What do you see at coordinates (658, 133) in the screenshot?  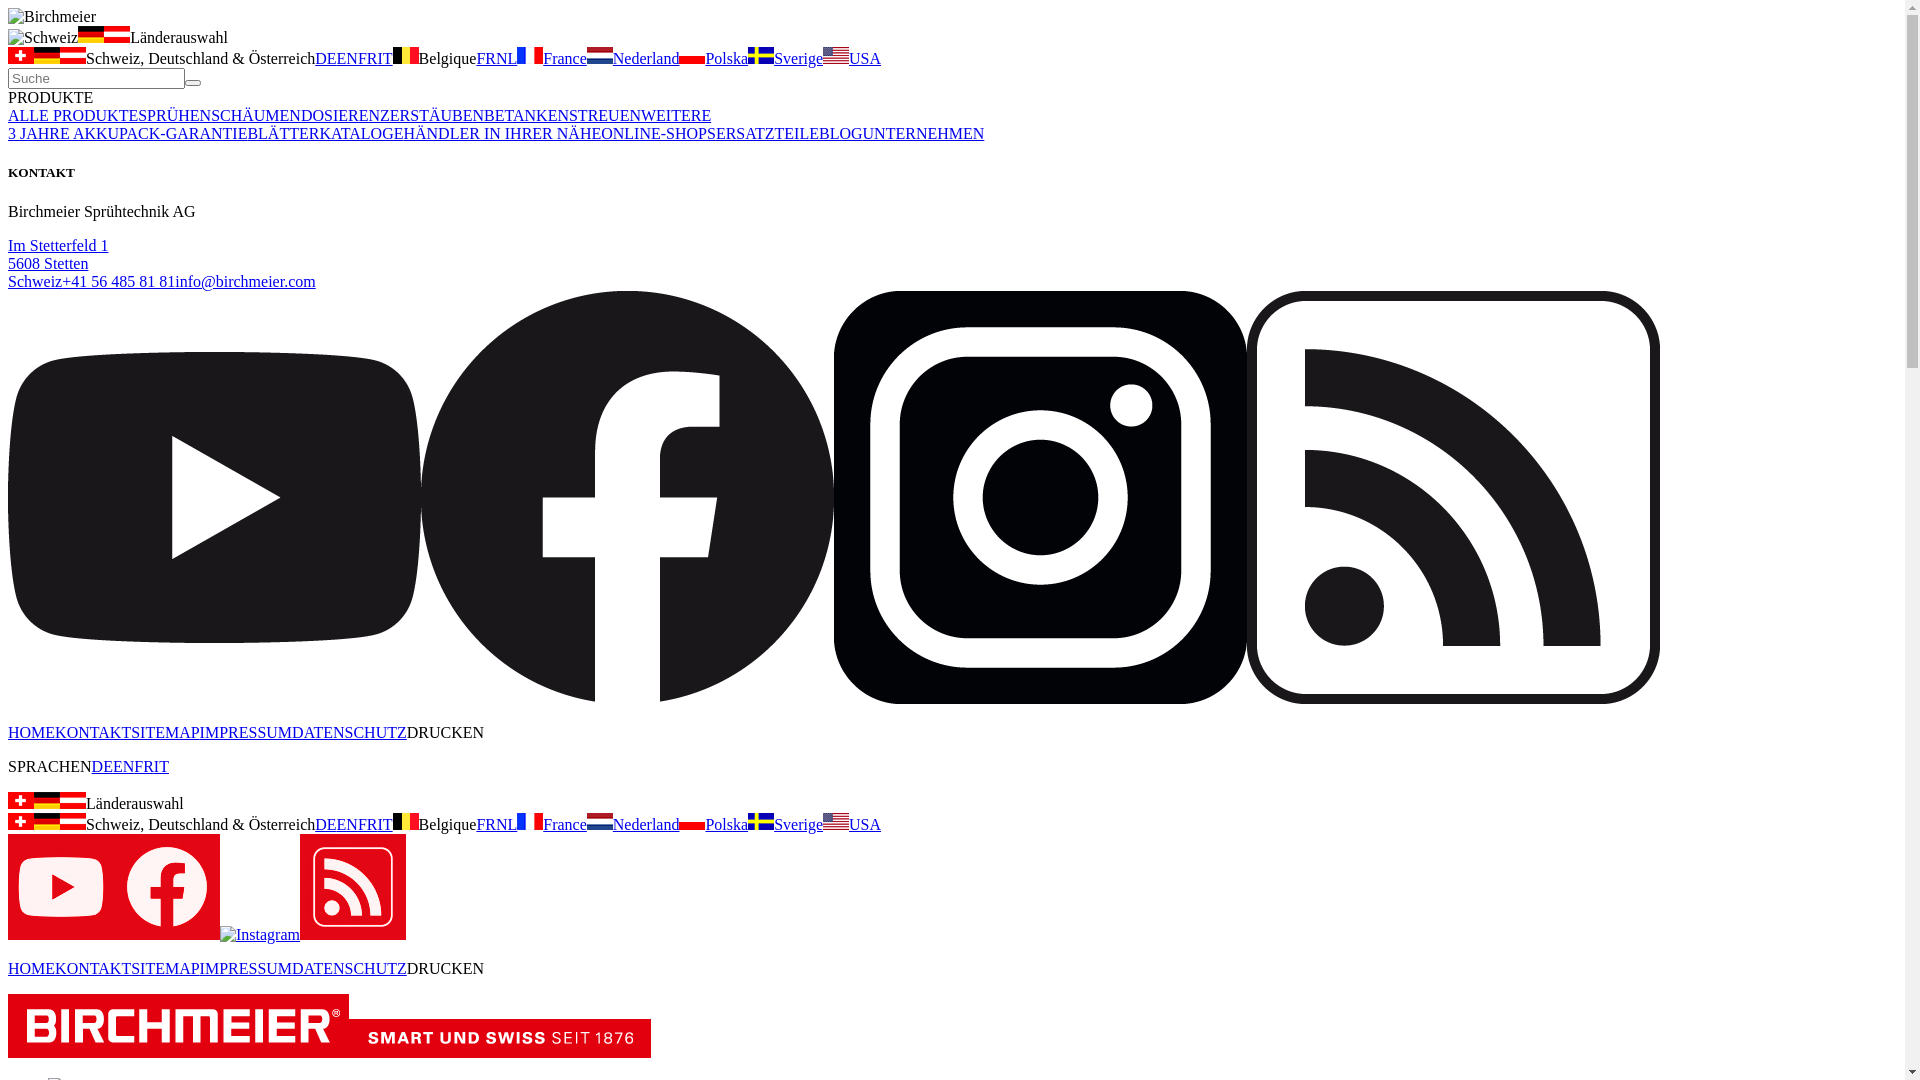 I see `'ONLINE-SHOPS'` at bounding box center [658, 133].